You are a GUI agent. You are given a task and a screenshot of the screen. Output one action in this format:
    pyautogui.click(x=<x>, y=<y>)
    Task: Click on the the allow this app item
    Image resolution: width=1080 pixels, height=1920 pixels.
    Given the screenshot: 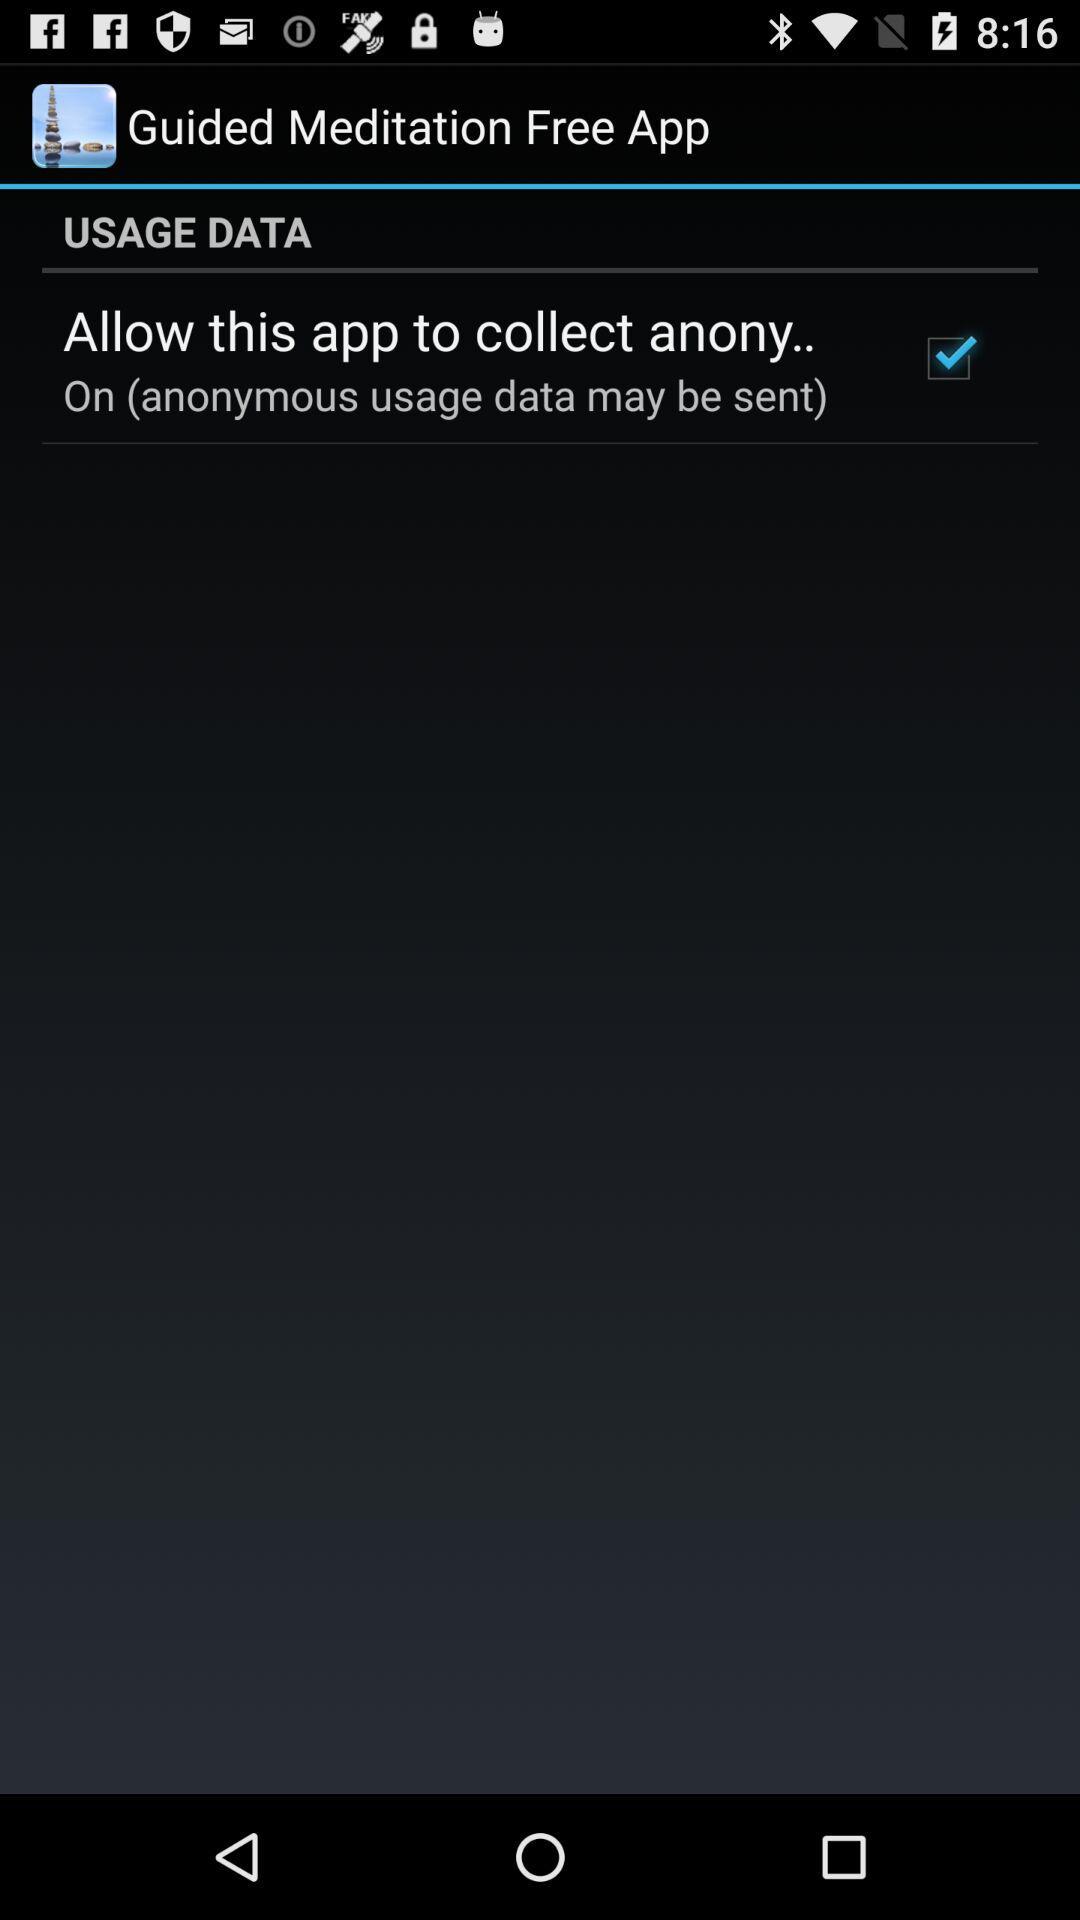 What is the action you would take?
    pyautogui.click(x=463, y=329)
    